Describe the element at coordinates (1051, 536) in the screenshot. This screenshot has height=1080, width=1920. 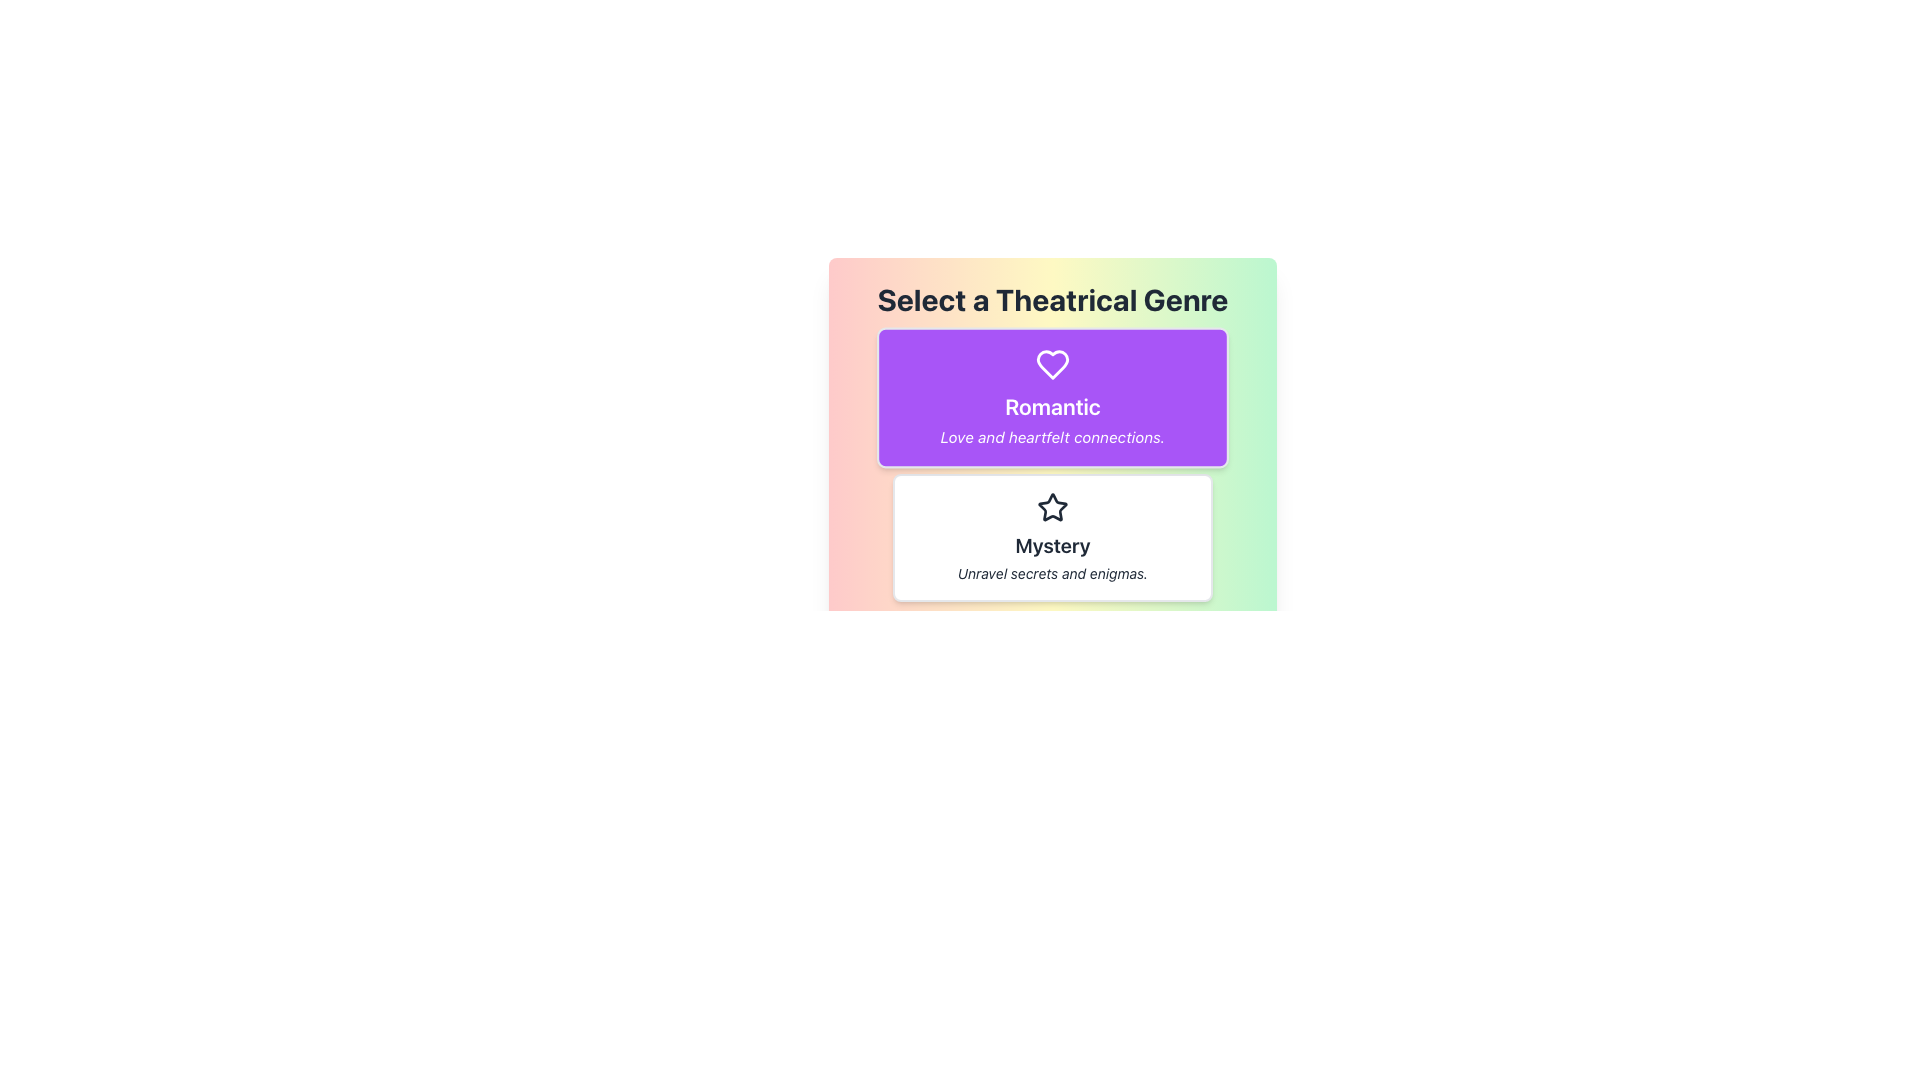
I see `the 'Mystery' genre list item, which is visually distinct with a white background and a star icon` at that location.